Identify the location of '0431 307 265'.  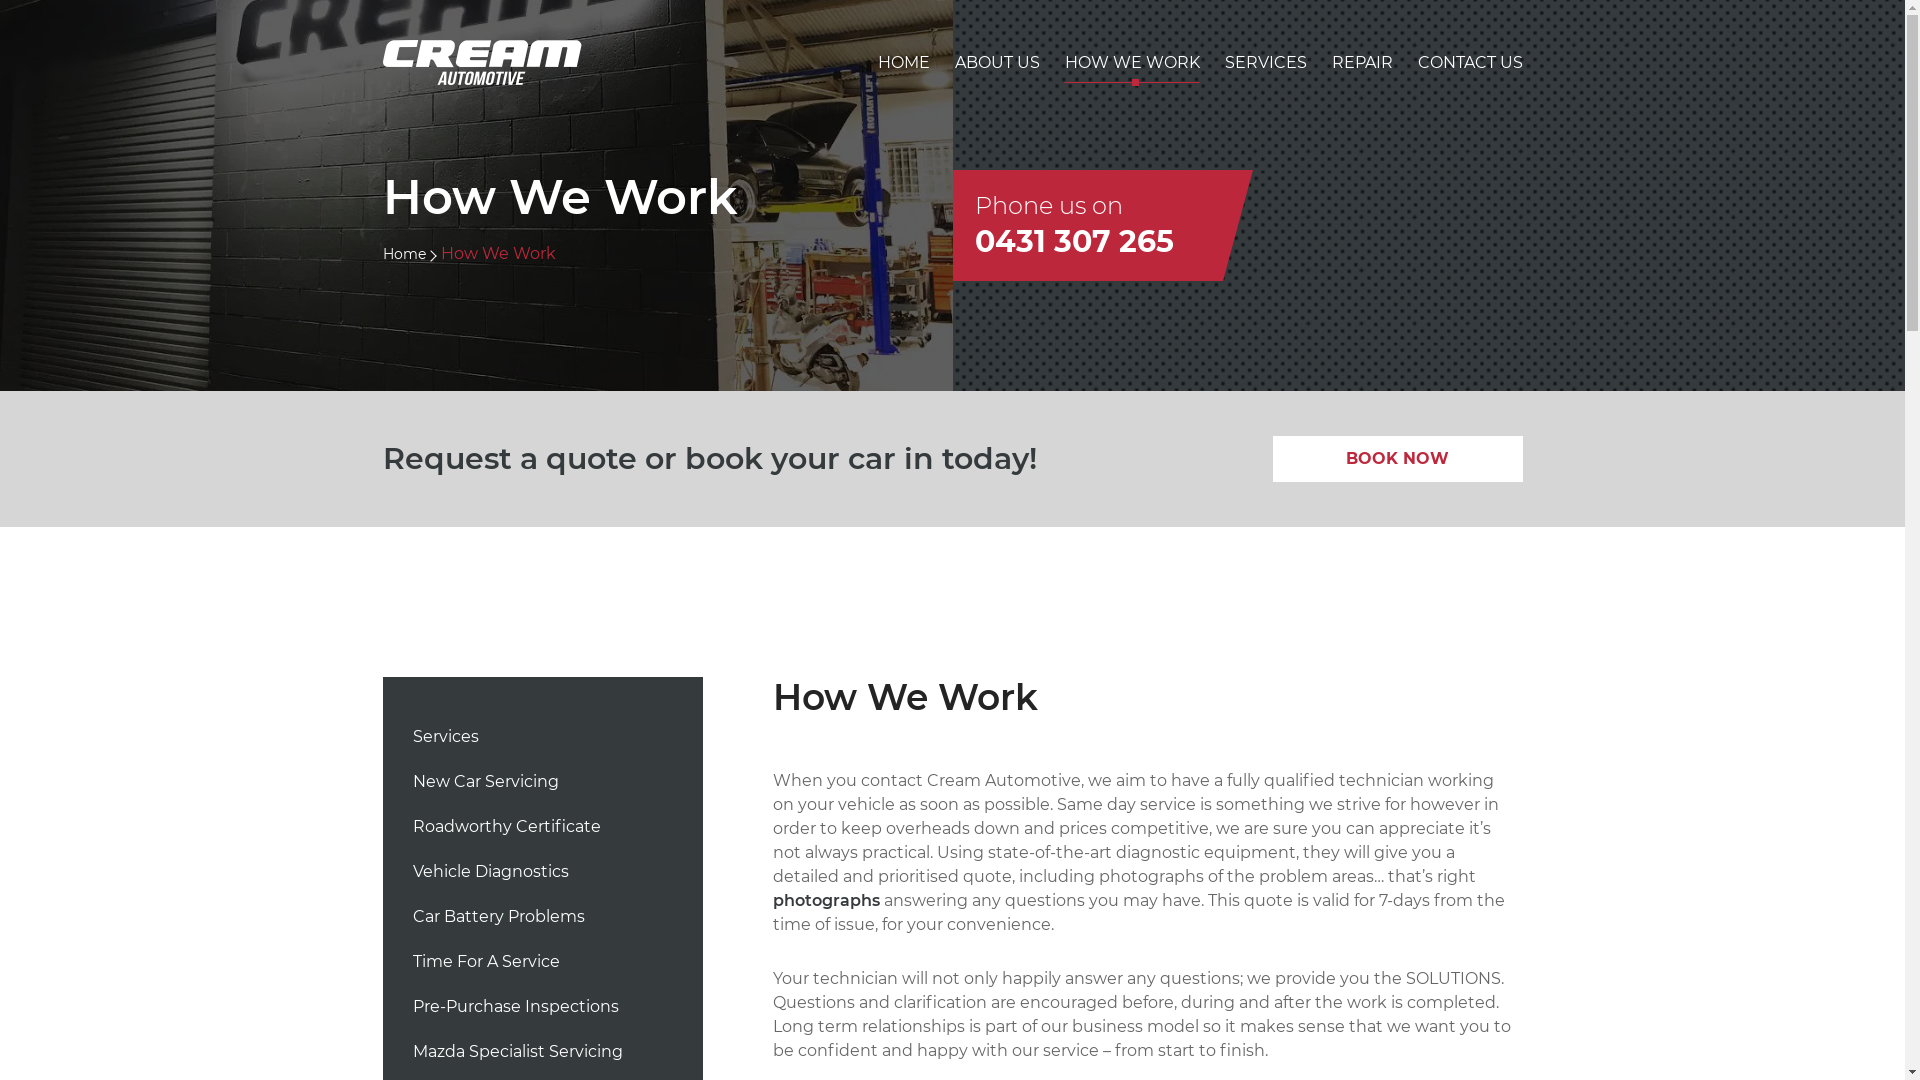
(1072, 240).